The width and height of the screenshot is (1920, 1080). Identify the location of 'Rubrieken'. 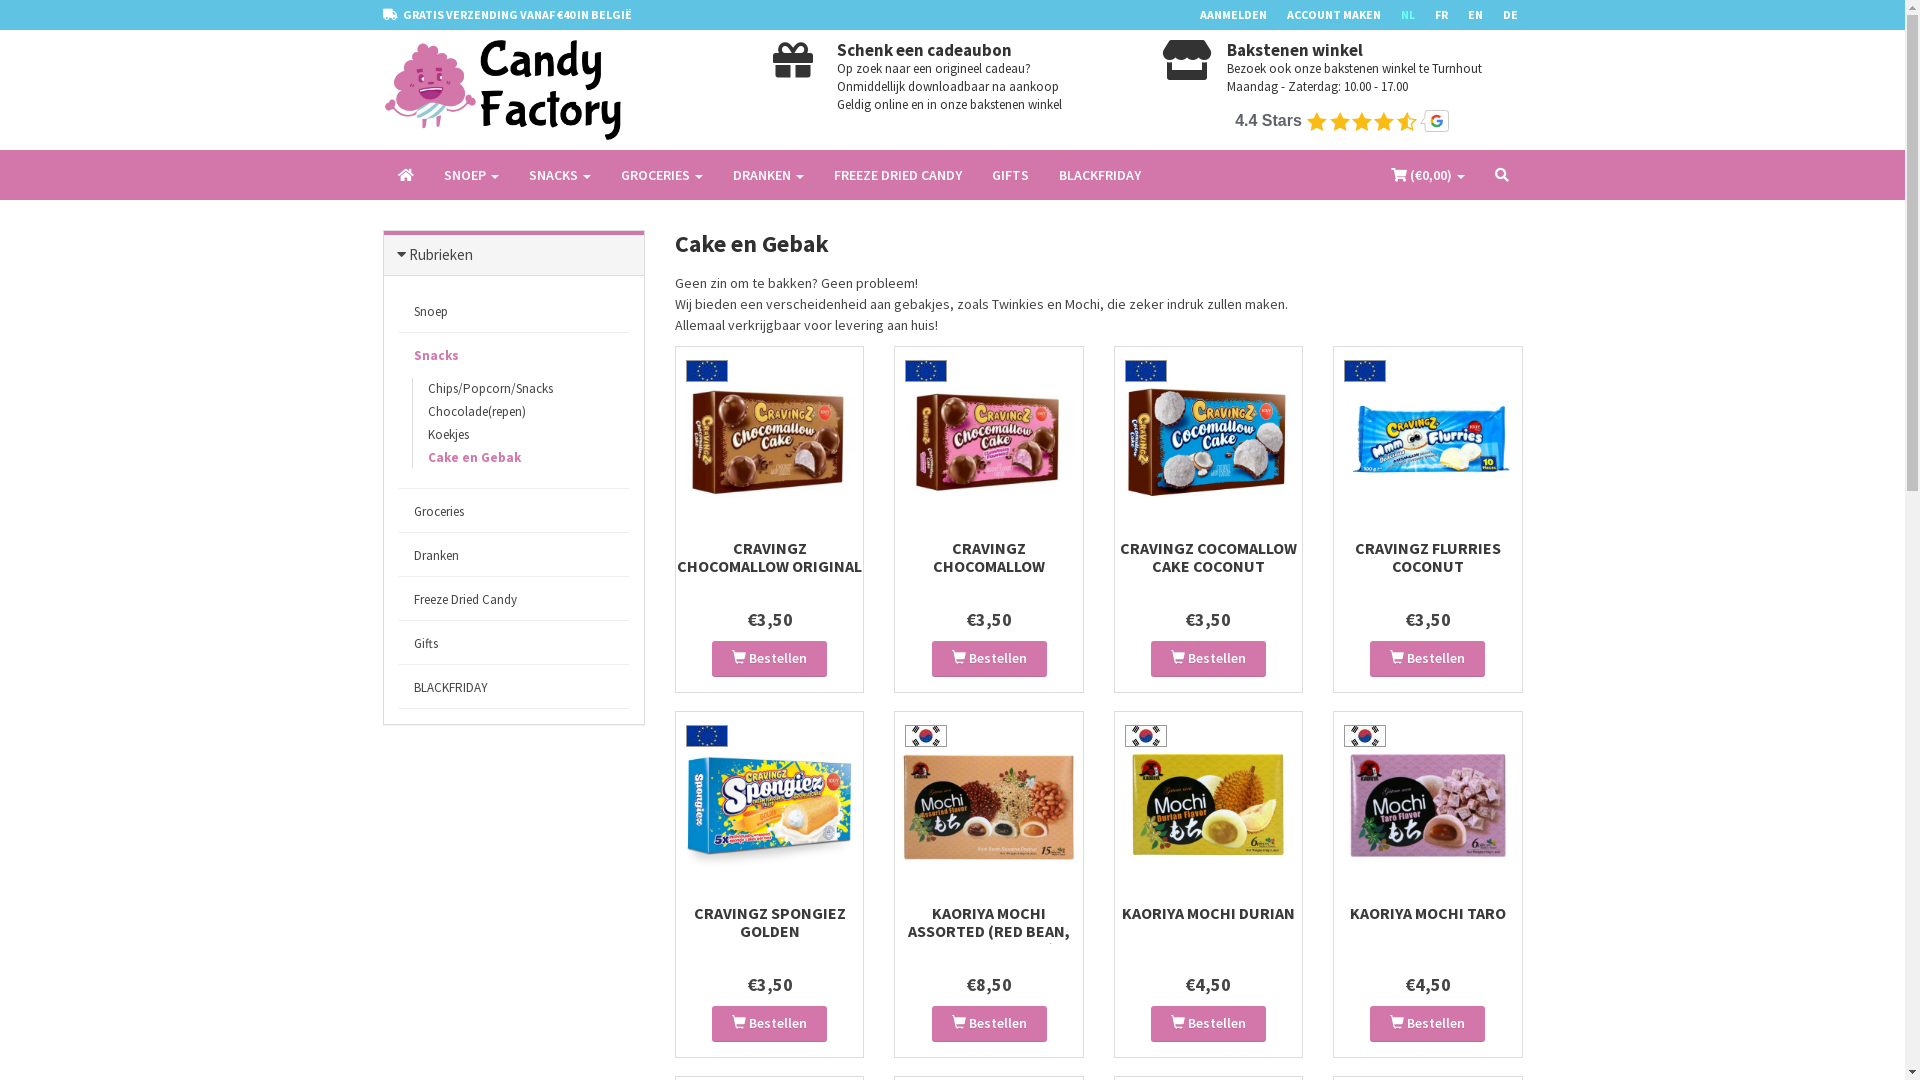
(439, 253).